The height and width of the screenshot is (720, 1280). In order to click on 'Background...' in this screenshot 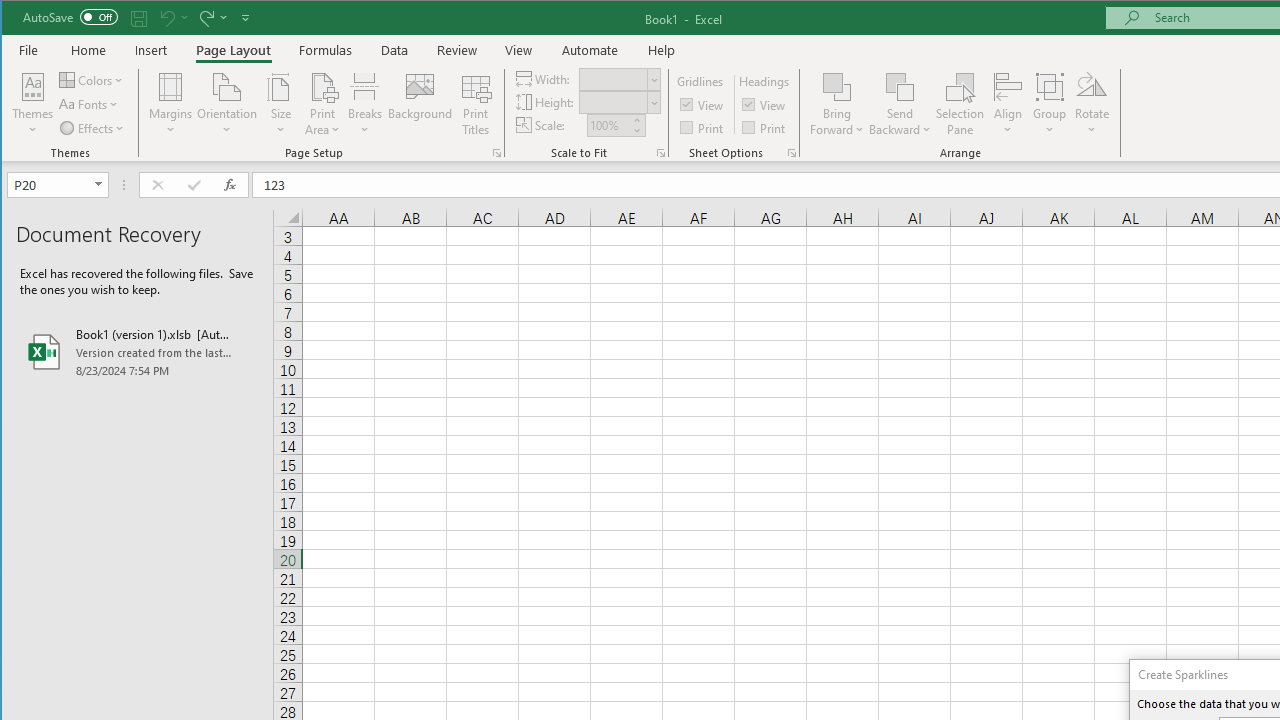, I will do `click(419, 104)`.